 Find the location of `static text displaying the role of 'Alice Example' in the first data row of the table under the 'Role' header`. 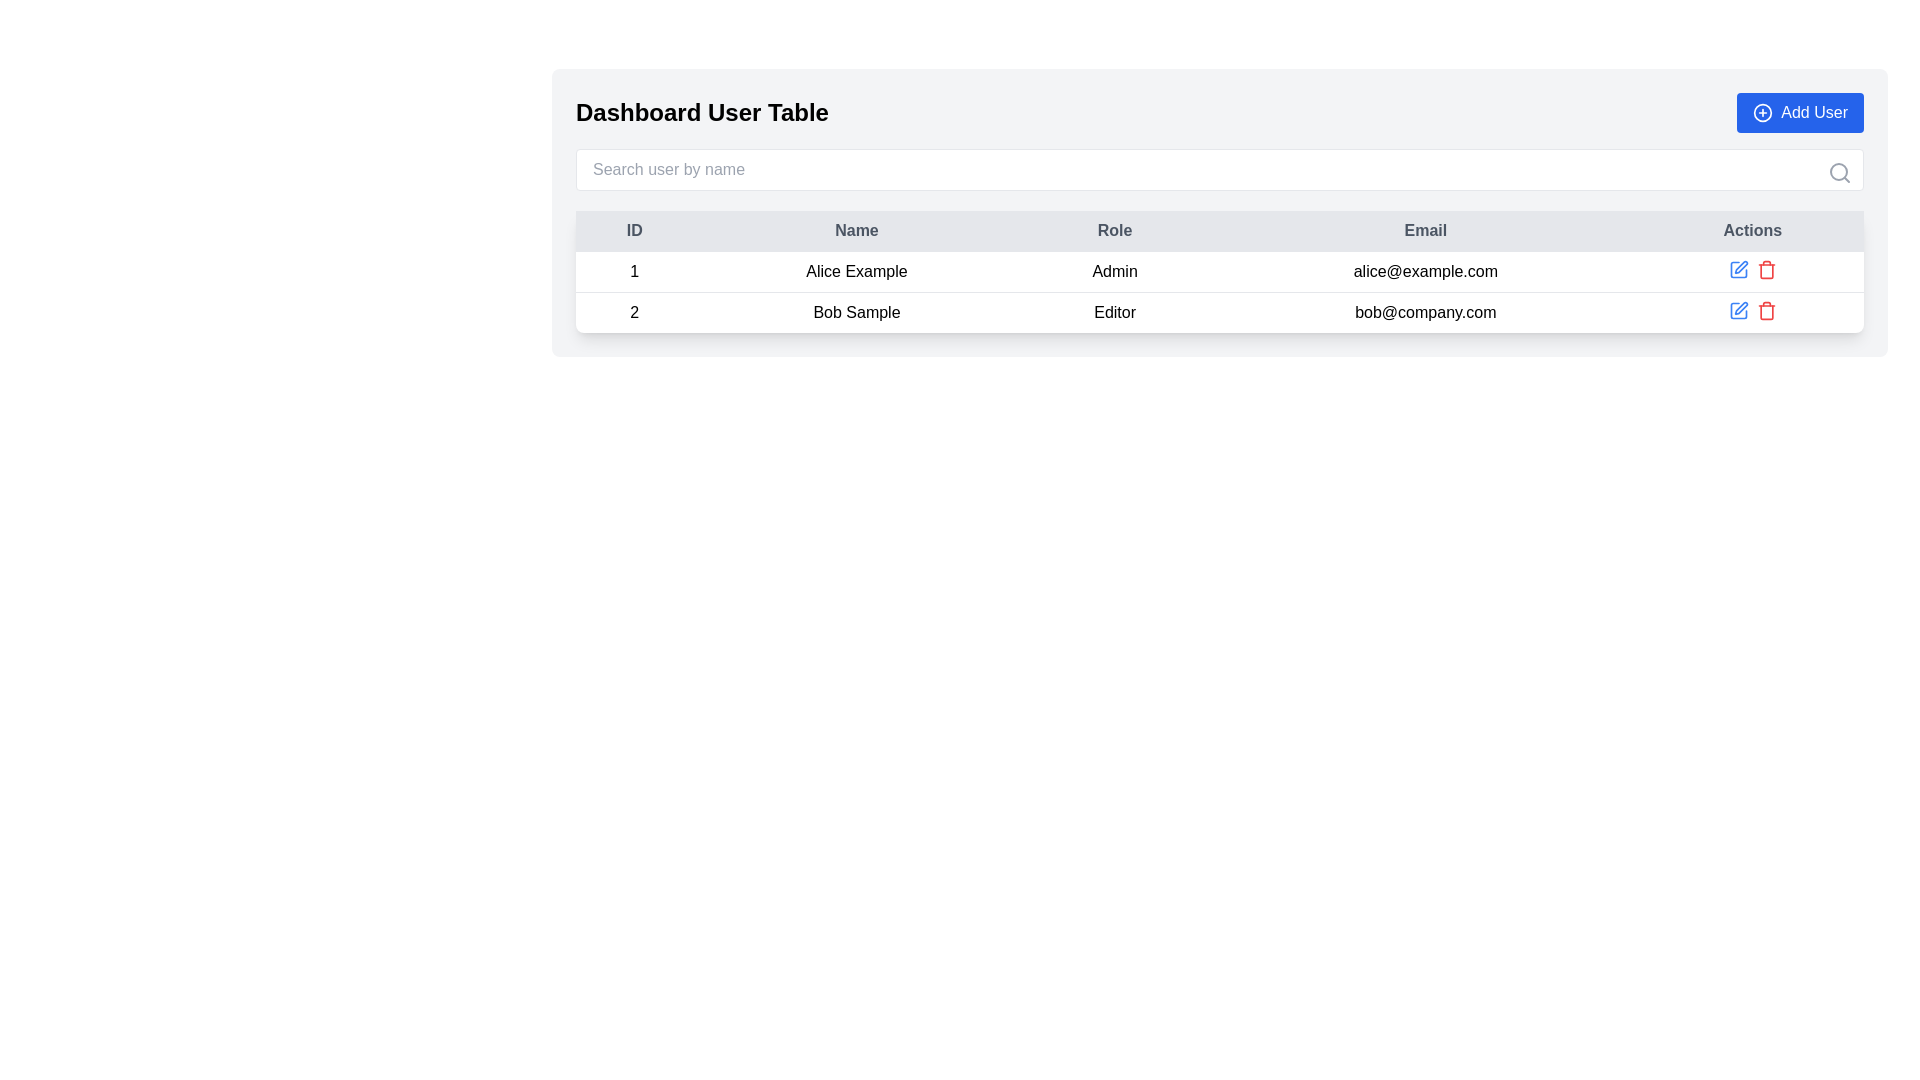

static text displaying the role of 'Alice Example' in the first data row of the table under the 'Role' header is located at coordinates (1114, 272).